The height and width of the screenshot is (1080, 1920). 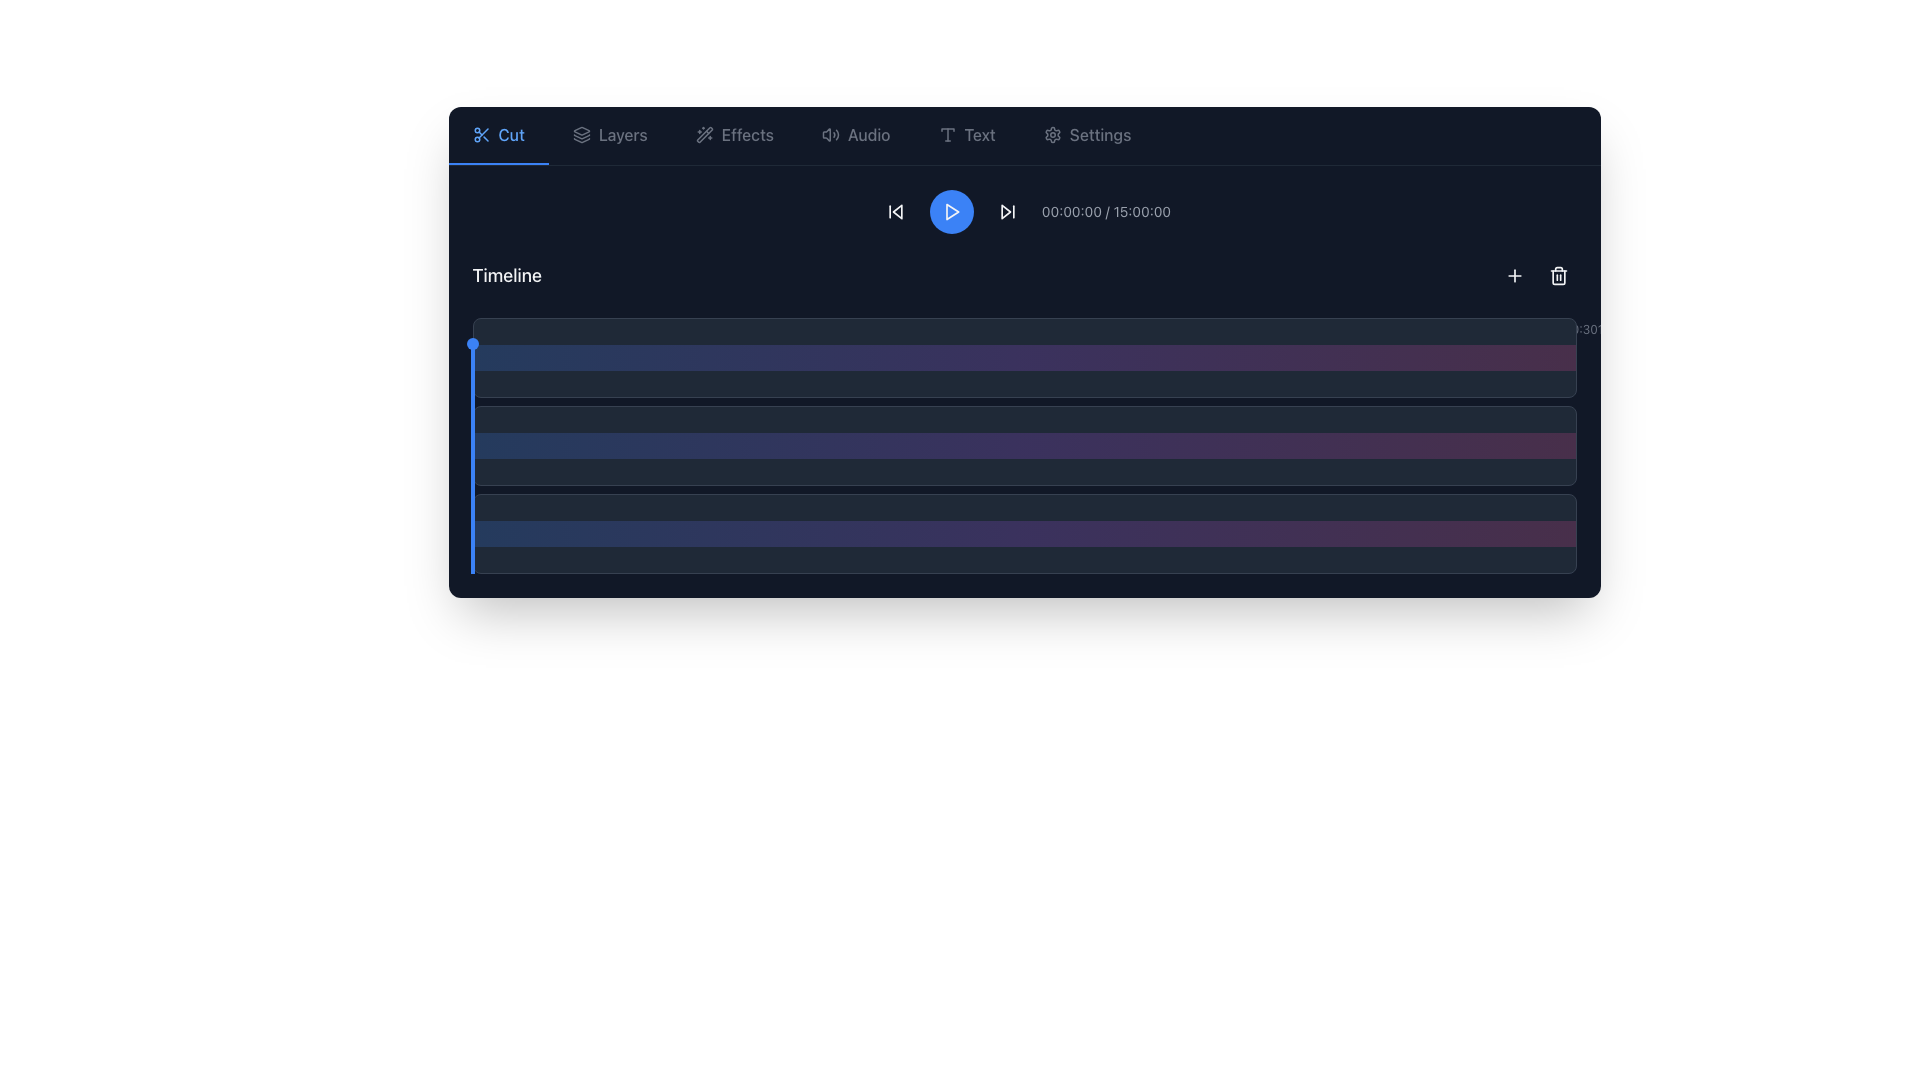 What do you see at coordinates (580, 139) in the screenshot?
I see `the bottom-most trapezoidal layer of the layered stack icon located in the top toolbar, adjacent to the 'Cut' and 'Effects' icons` at bounding box center [580, 139].